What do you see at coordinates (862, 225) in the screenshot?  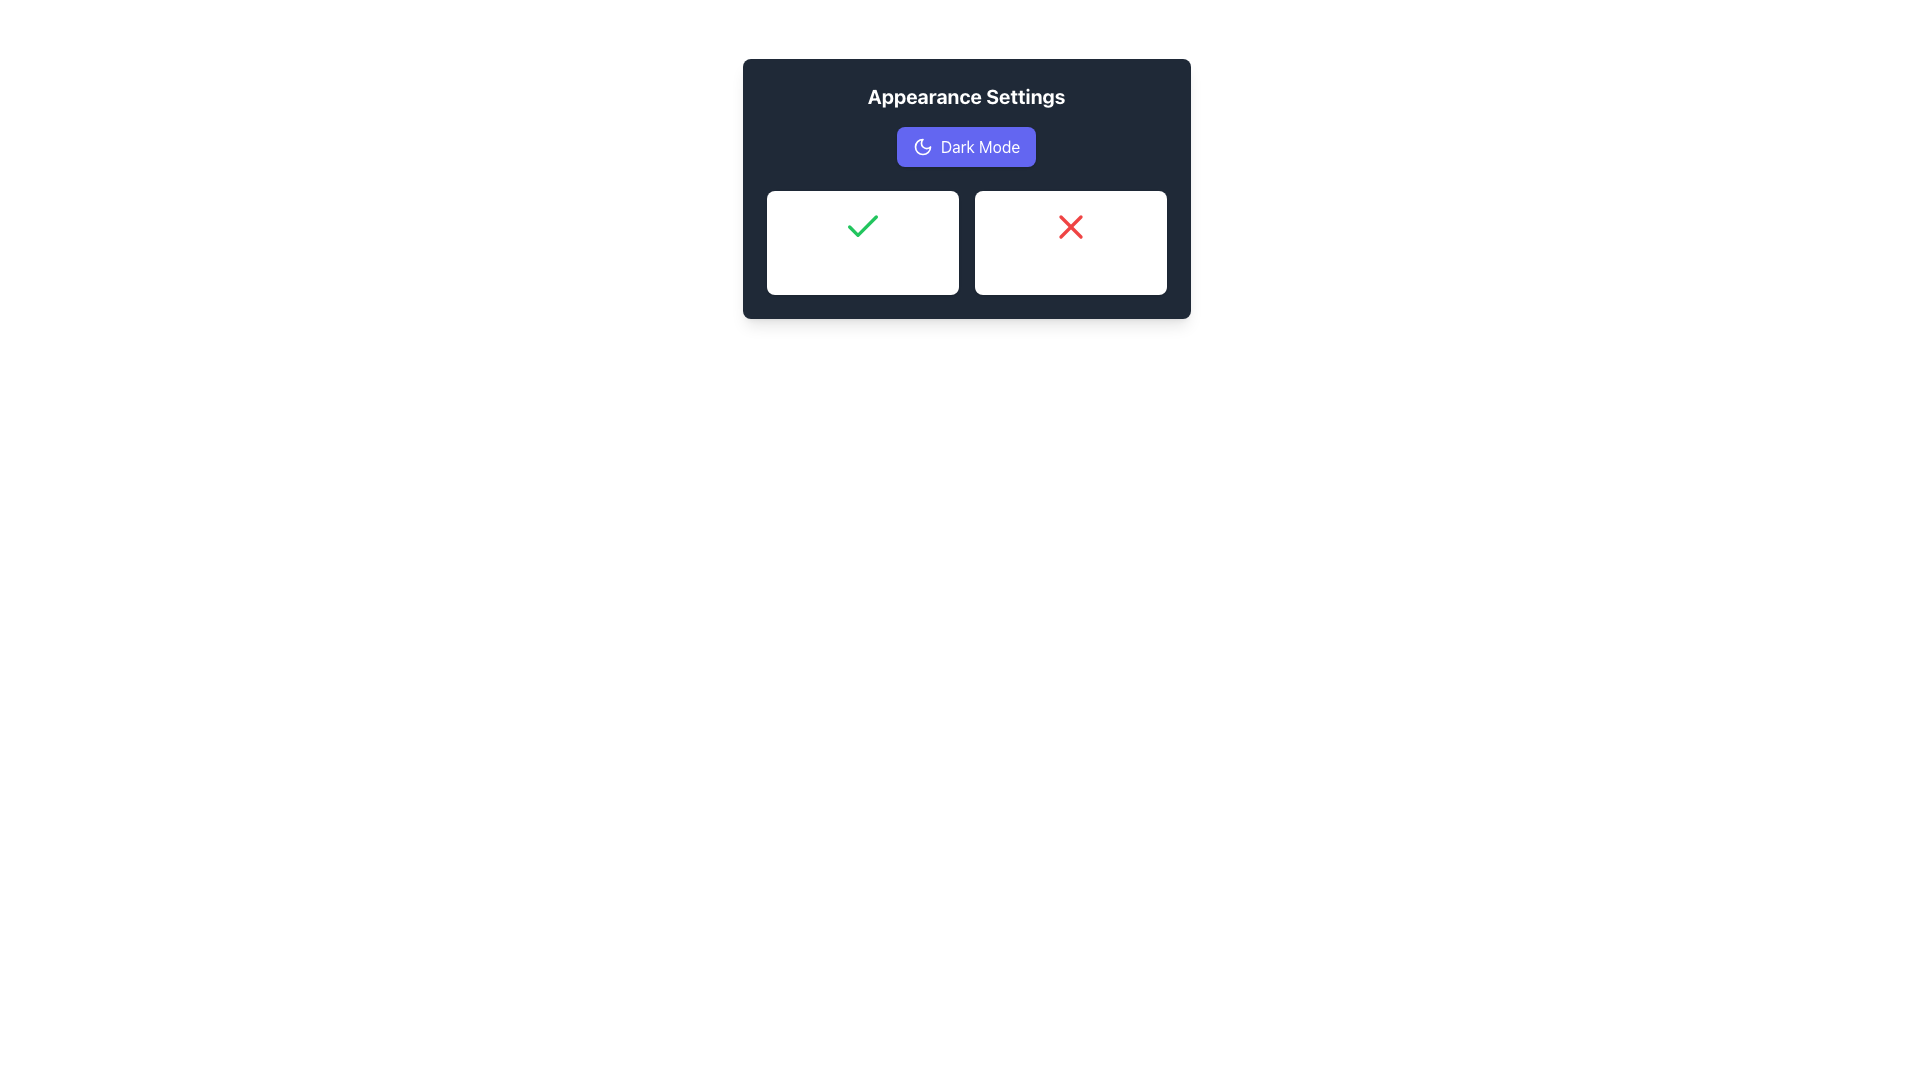 I see `the green checkmark icon under the 'Appearance Settings' heading` at bounding box center [862, 225].